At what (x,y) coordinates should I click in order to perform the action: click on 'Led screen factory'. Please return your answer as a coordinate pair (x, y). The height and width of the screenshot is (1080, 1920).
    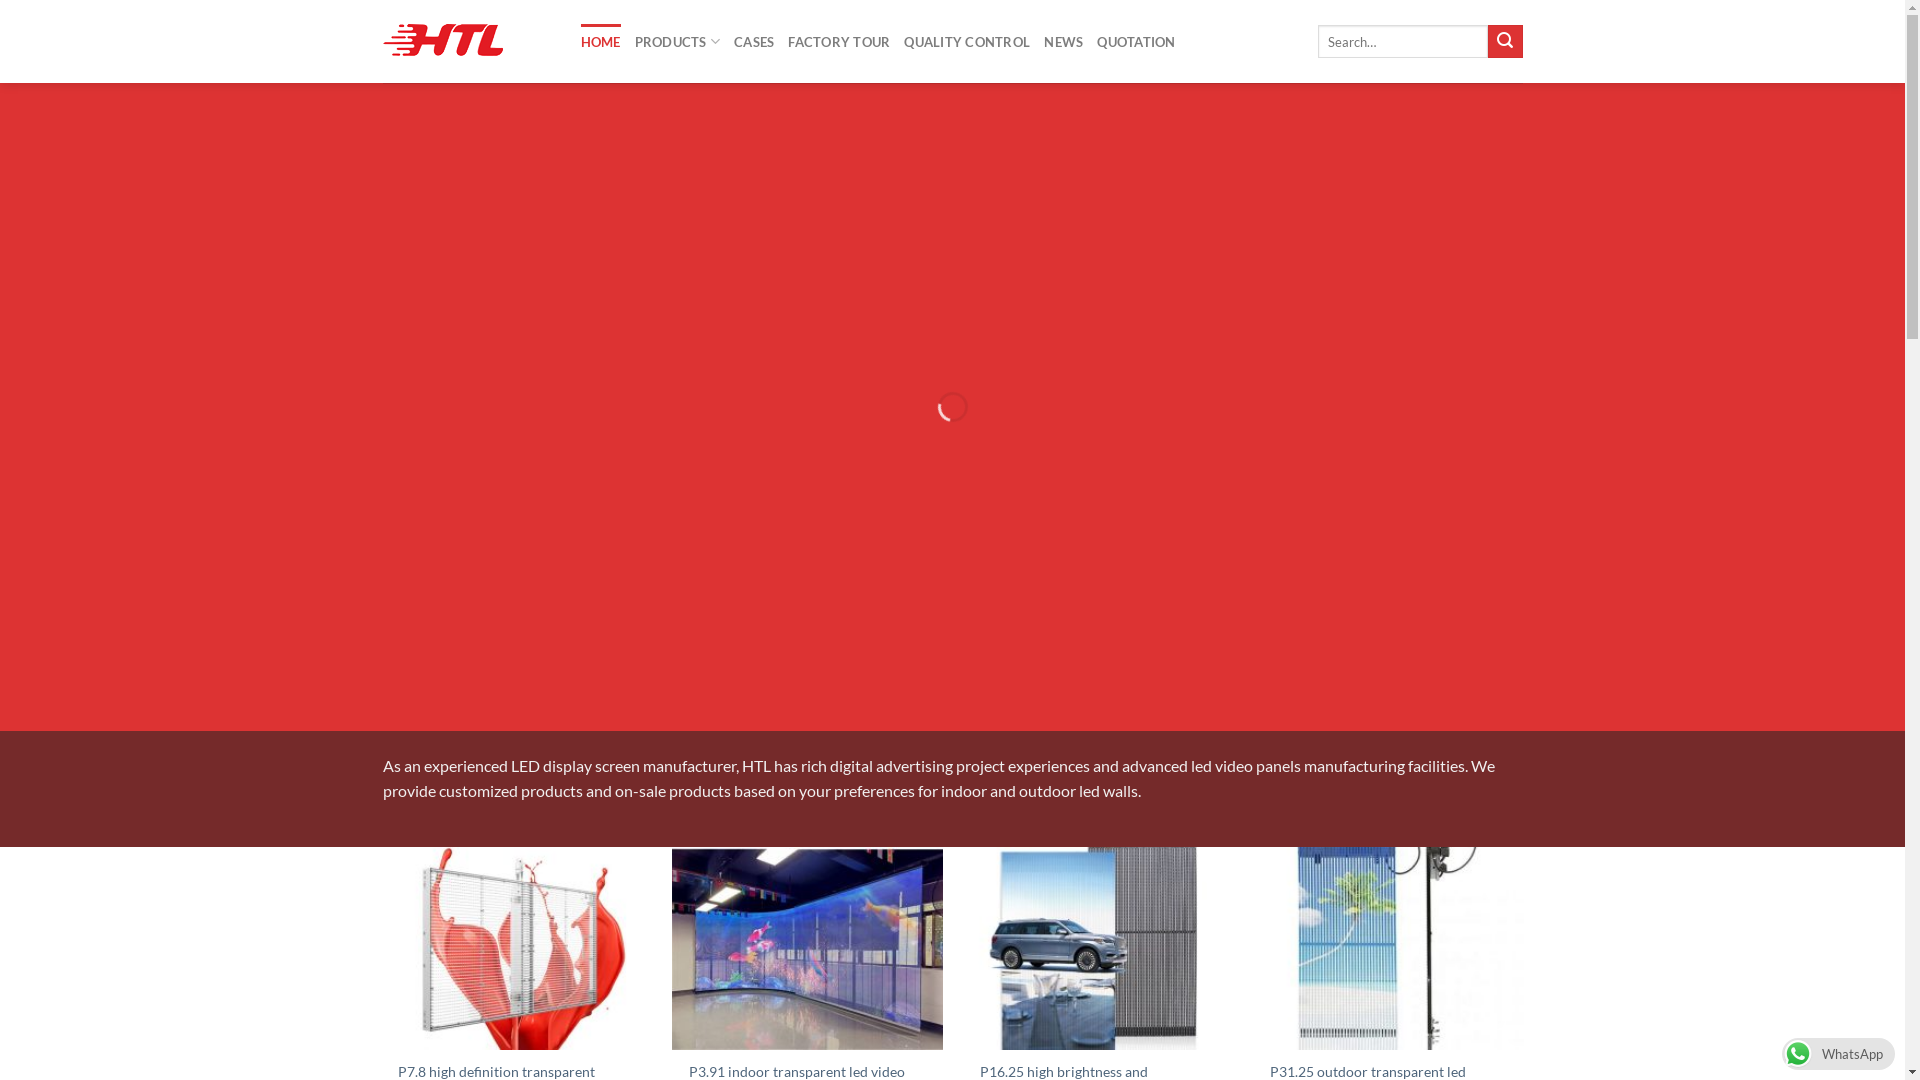
    Looking at the image, I should click on (464, 41).